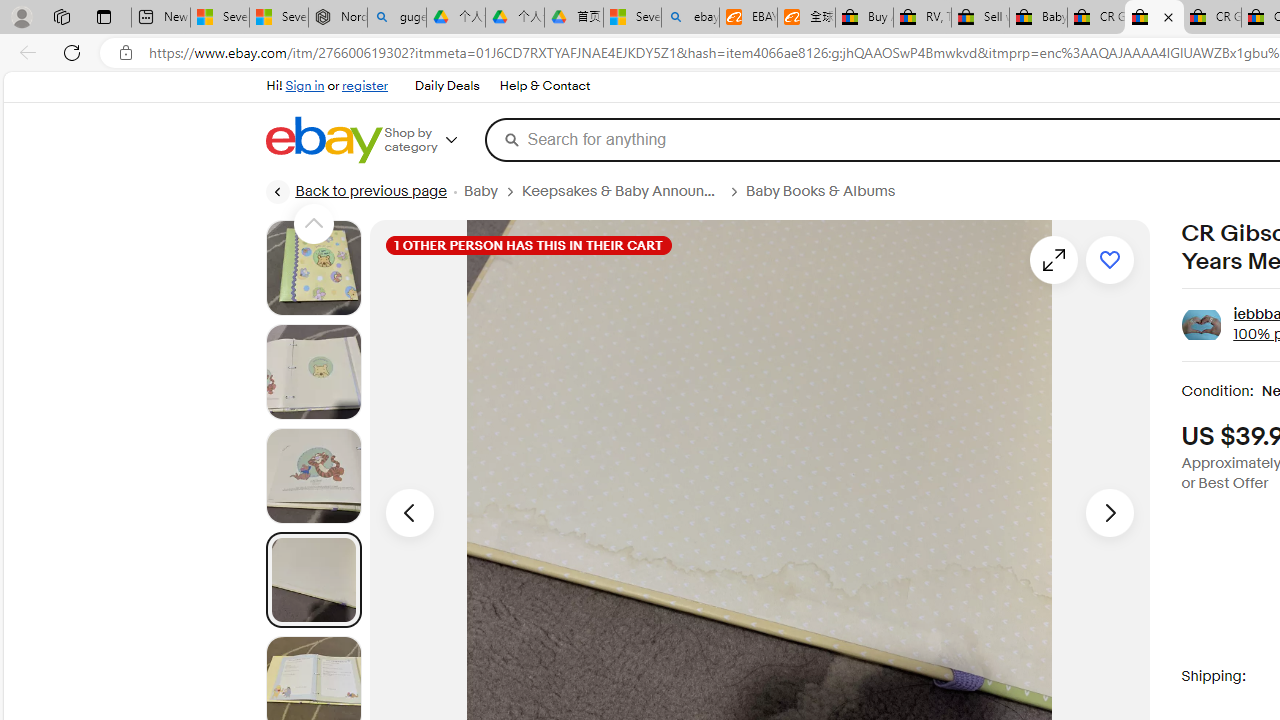 This screenshot has width=1280, height=720. I want to click on 'Picture 1 of 22', so click(312, 267).